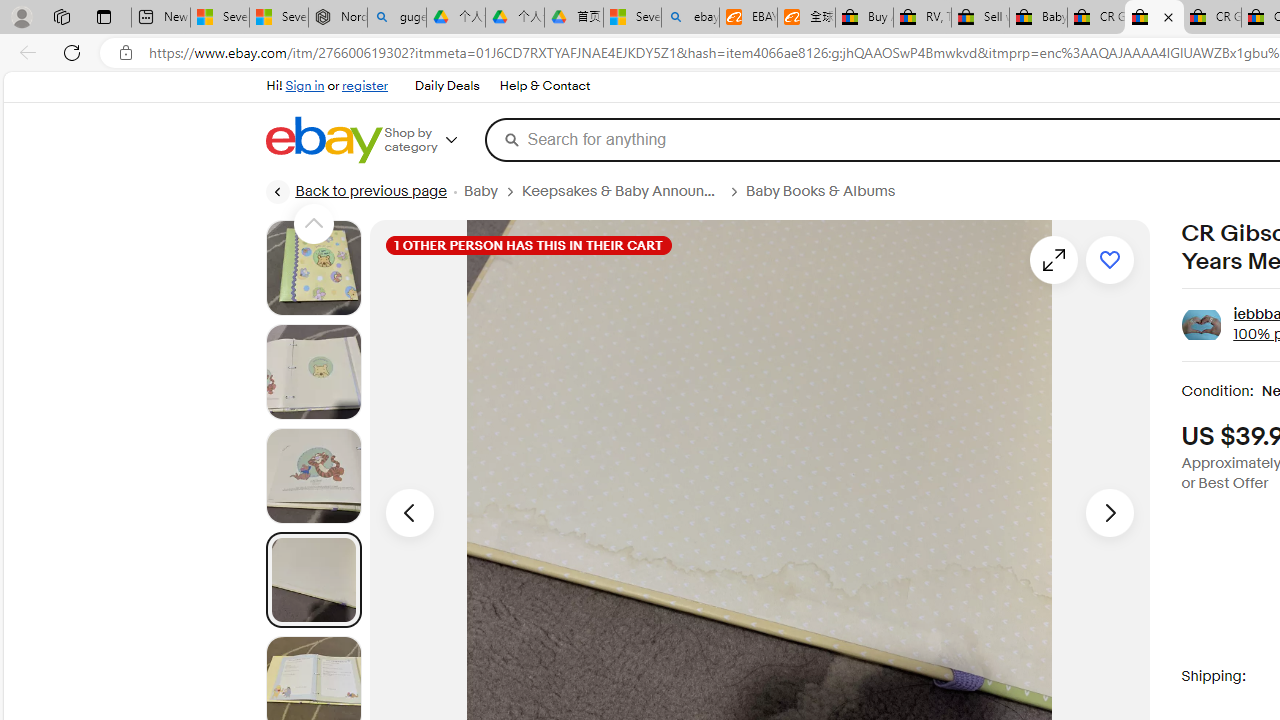 This screenshot has width=1280, height=720. I want to click on 'Picture 1 of 22', so click(312, 267).